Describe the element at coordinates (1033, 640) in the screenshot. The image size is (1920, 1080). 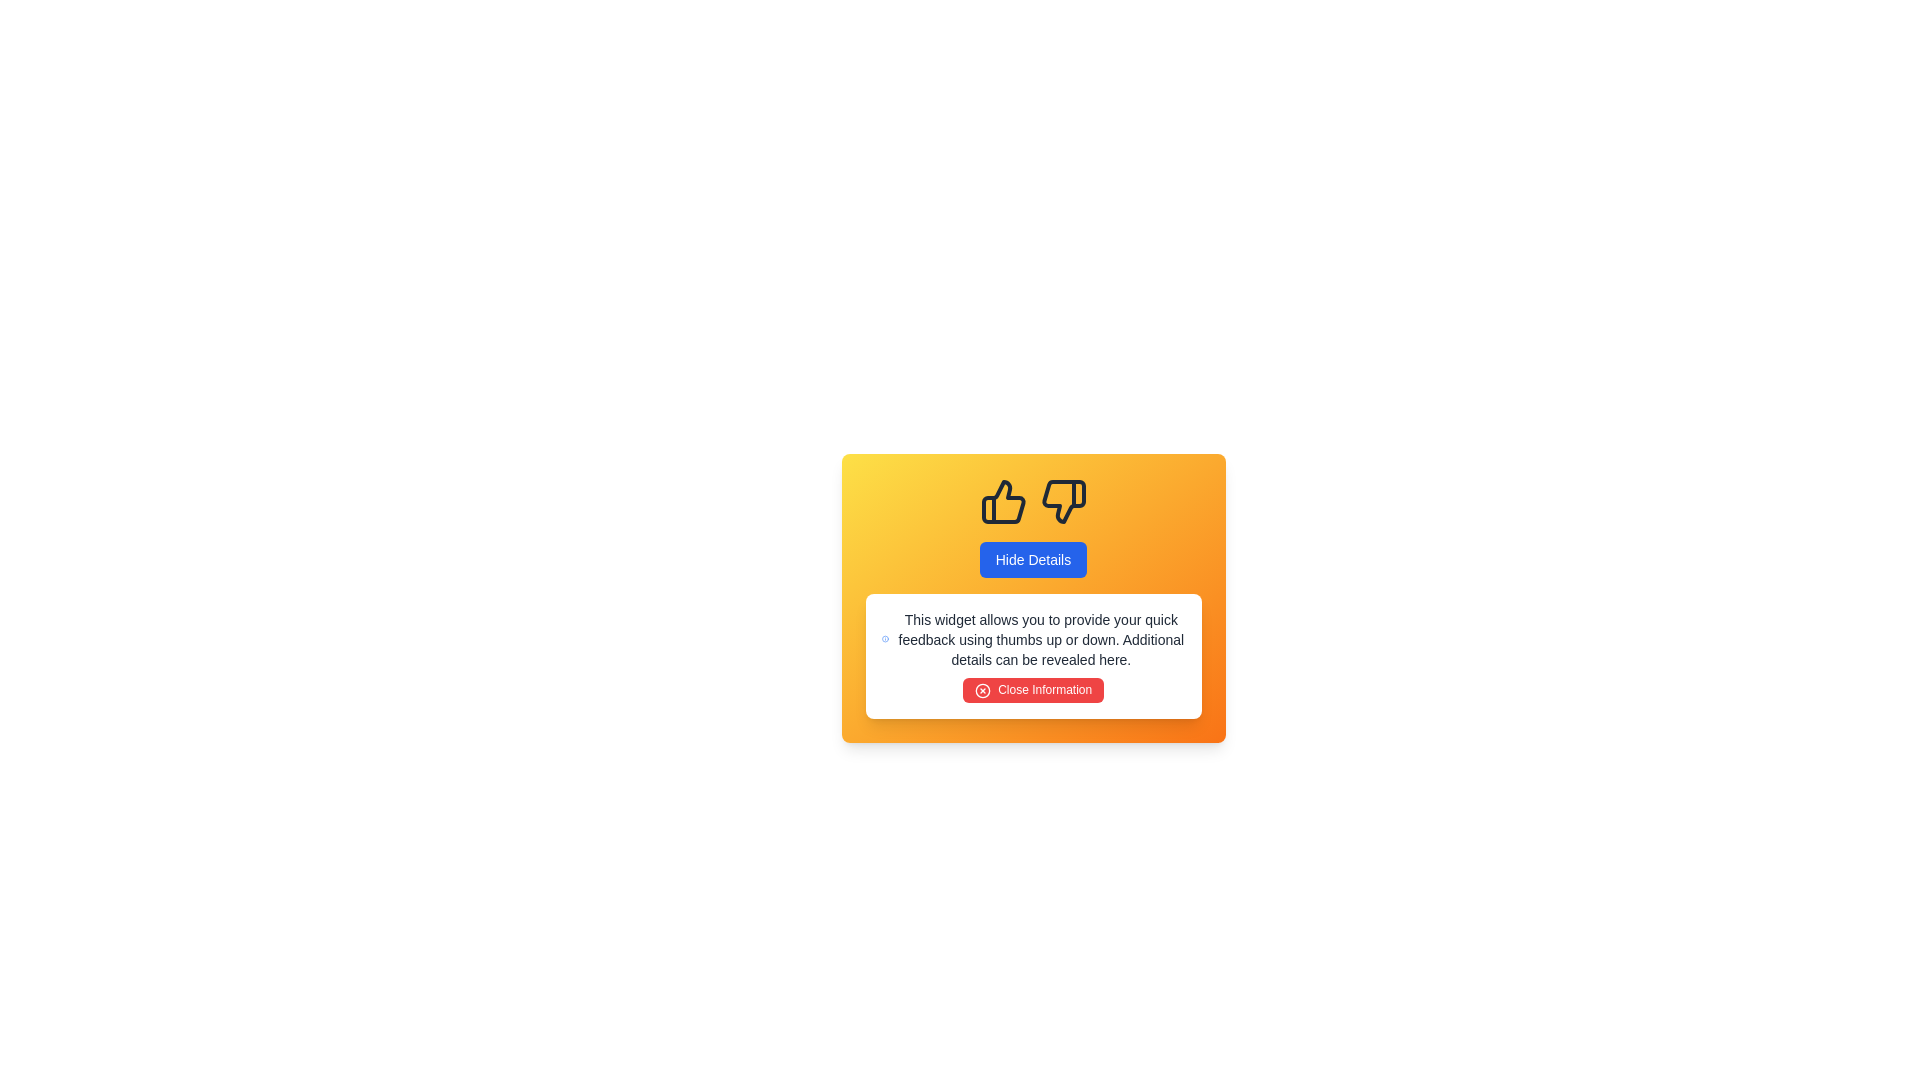
I see `information displayed in the text block that provides quick feedback options, located below the thumbs feedback icons and above the red 'Close Information' button` at that location.